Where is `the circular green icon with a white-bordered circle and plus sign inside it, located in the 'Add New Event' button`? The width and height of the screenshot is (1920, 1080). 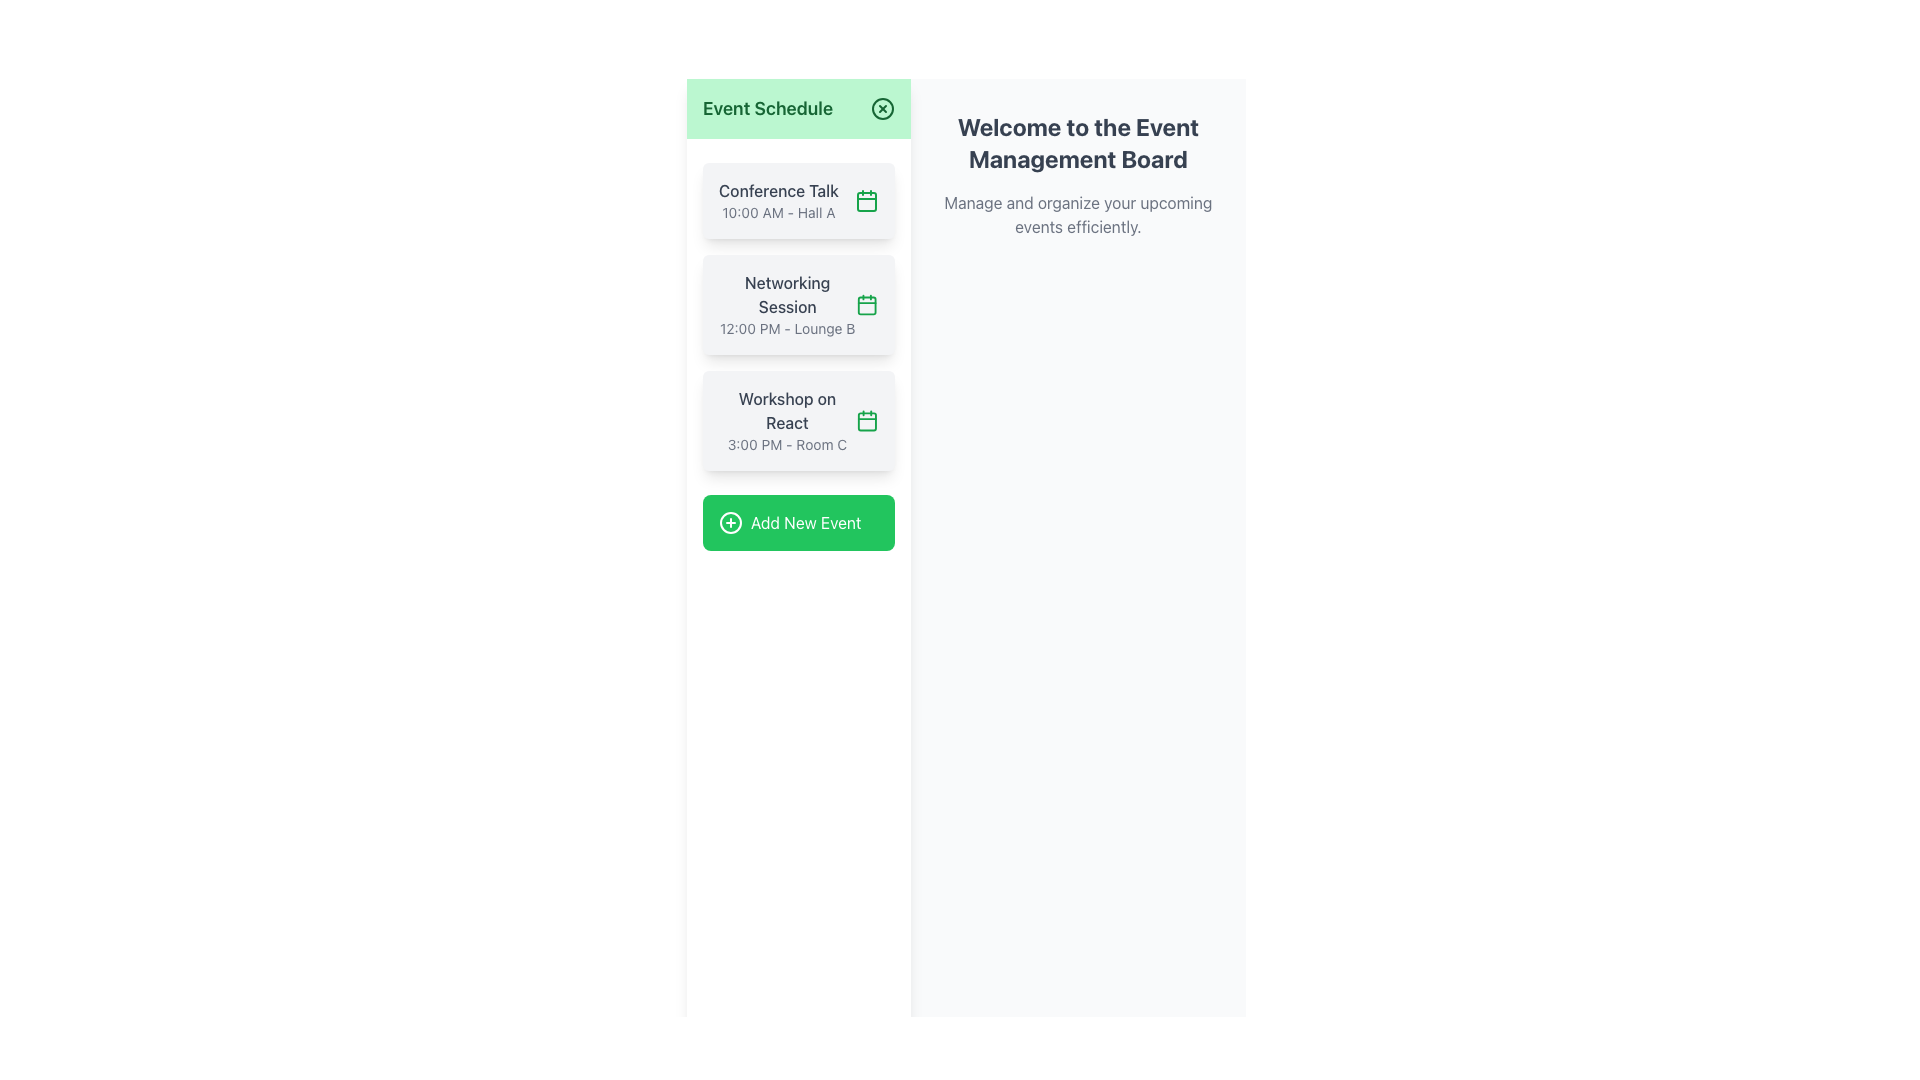
the circular green icon with a white-bordered circle and plus sign inside it, located in the 'Add New Event' button is located at coordinates (729, 522).